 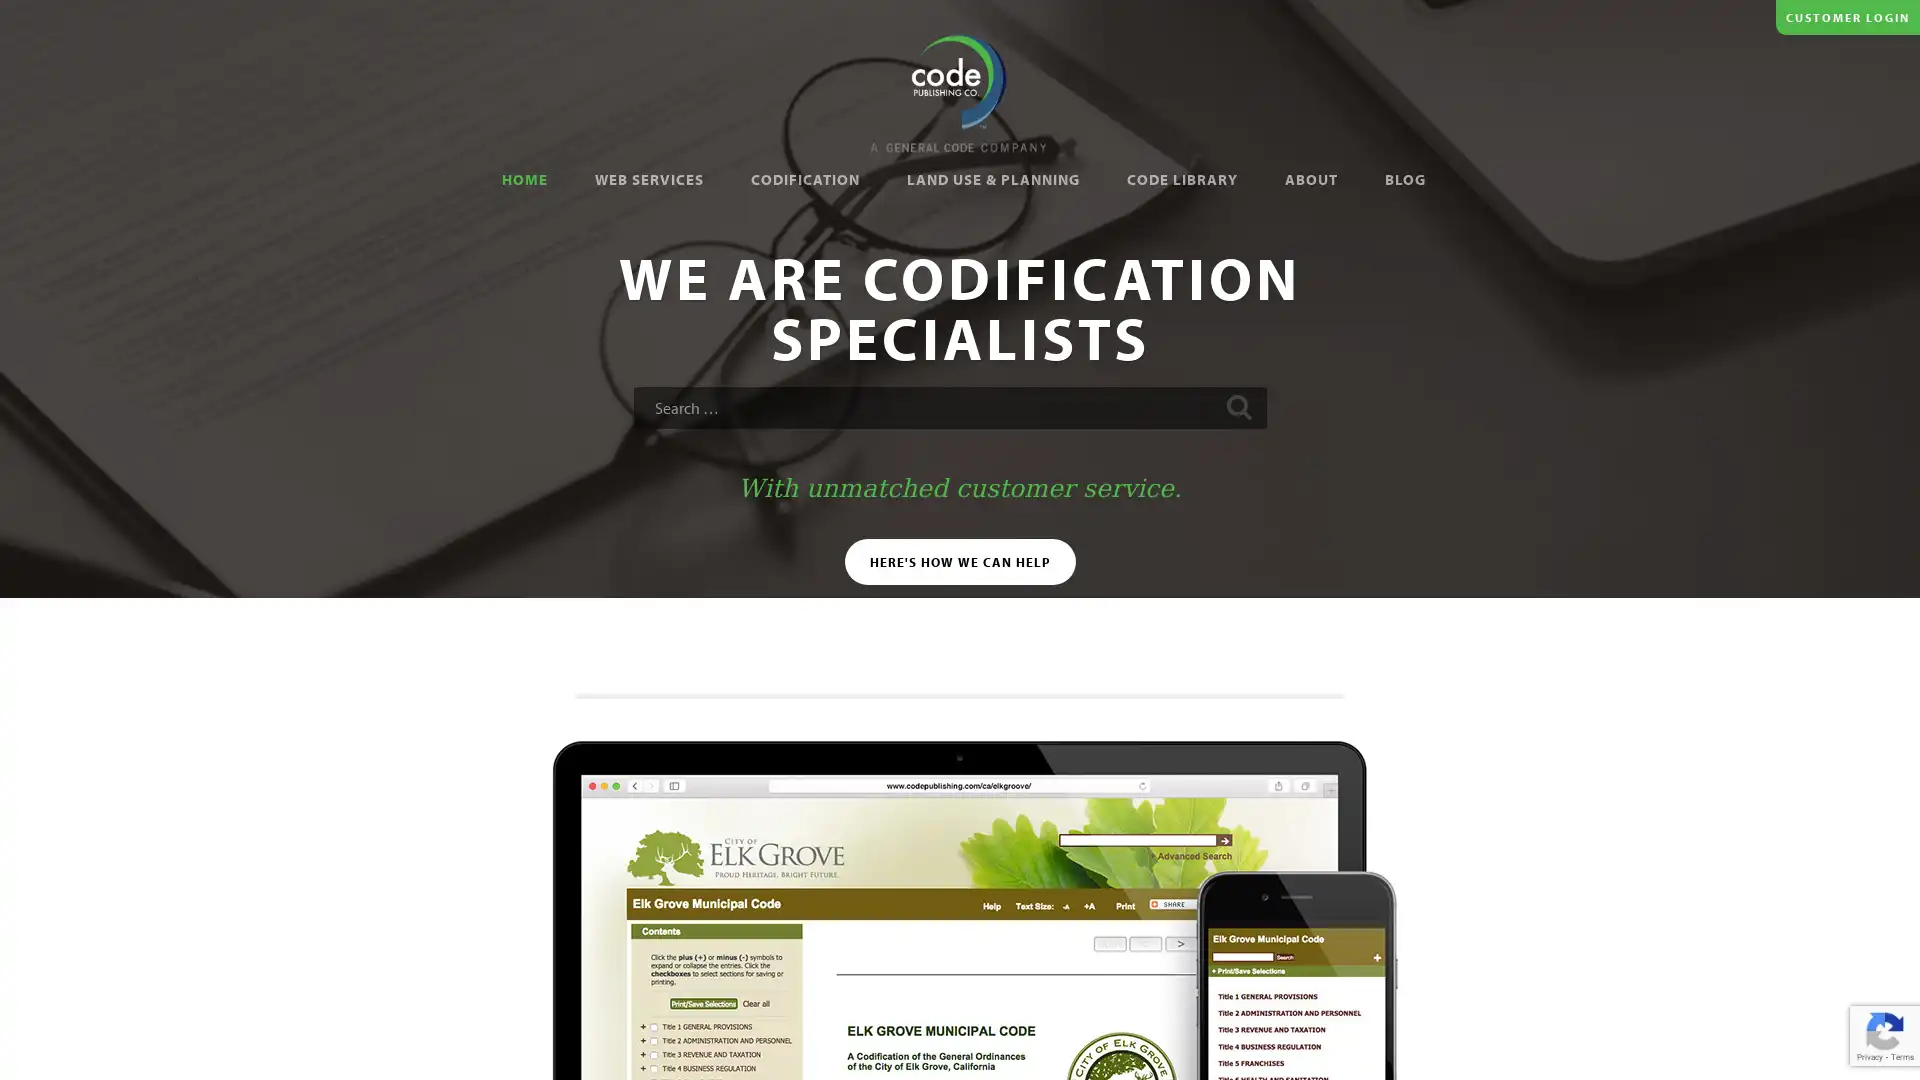 What do you see at coordinates (1237, 407) in the screenshot?
I see `Search` at bounding box center [1237, 407].